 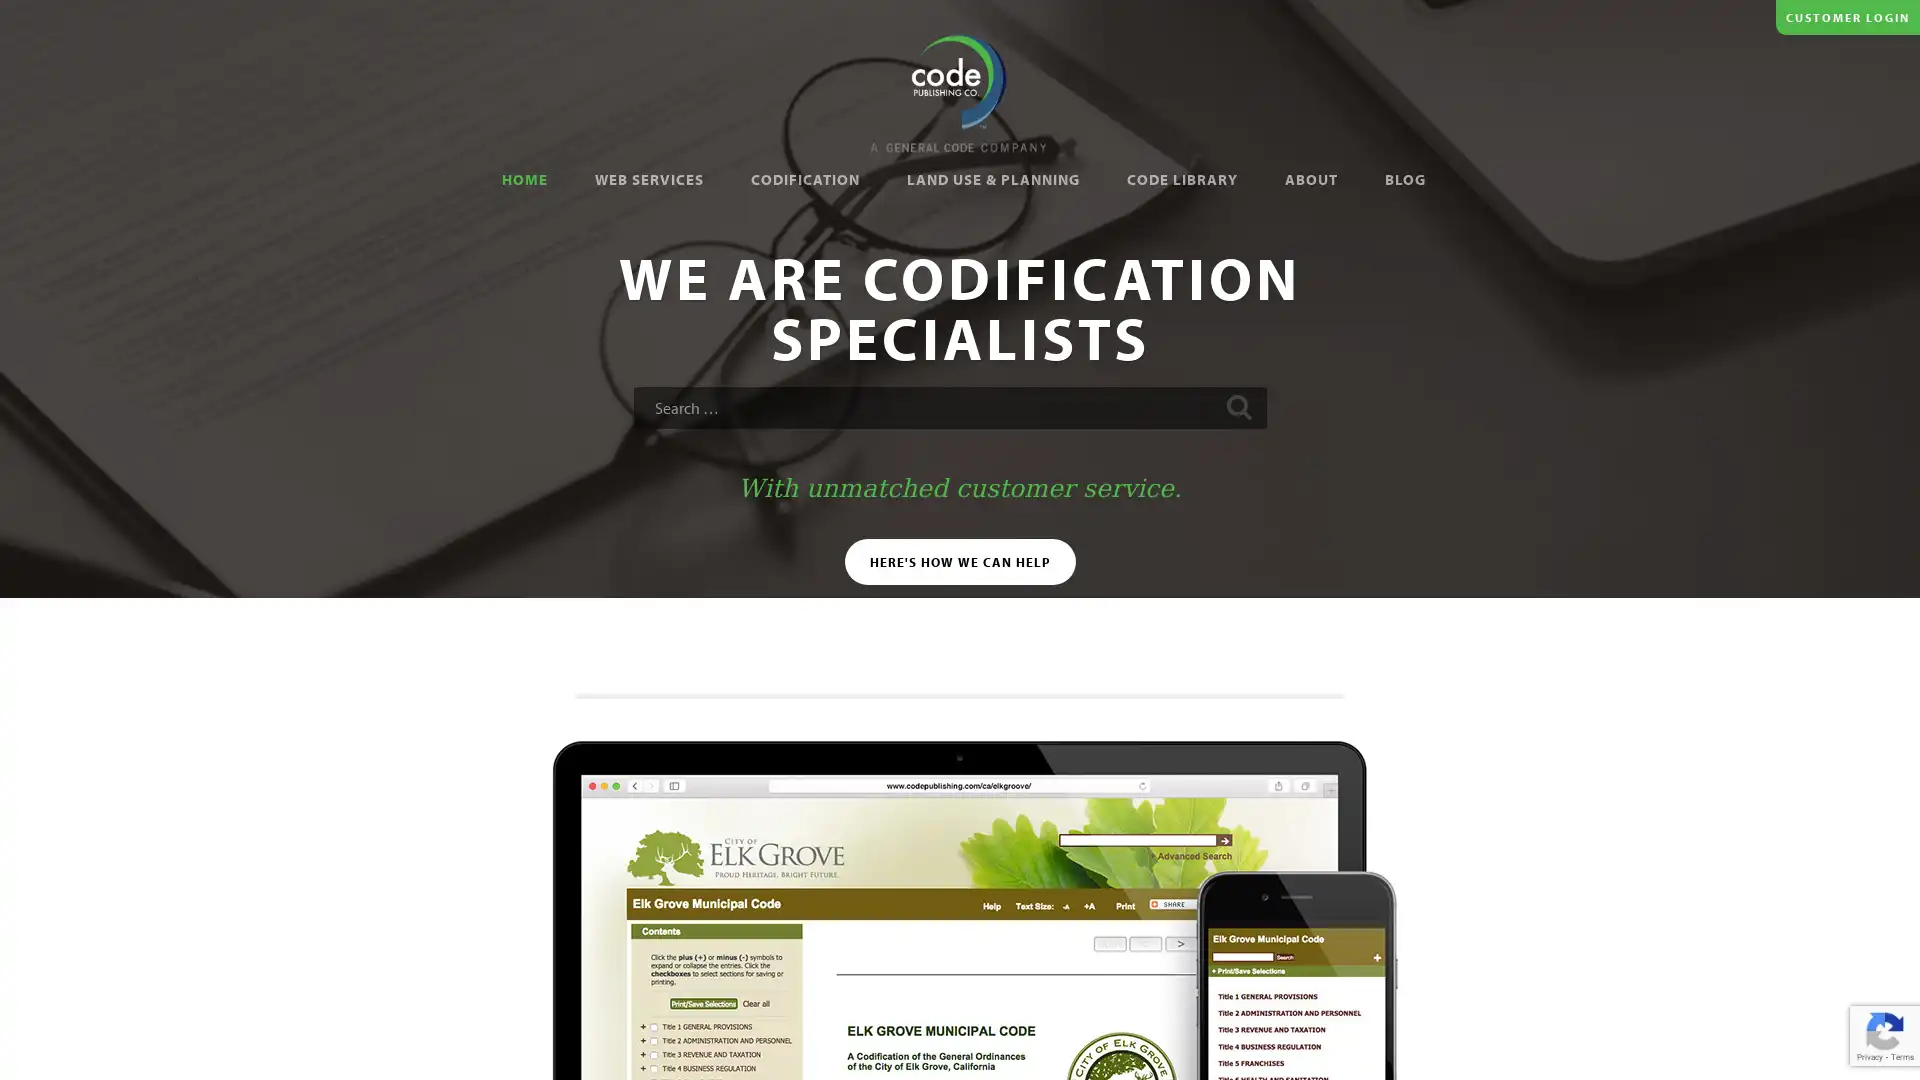 What do you see at coordinates (1237, 407) in the screenshot?
I see `Search` at bounding box center [1237, 407].